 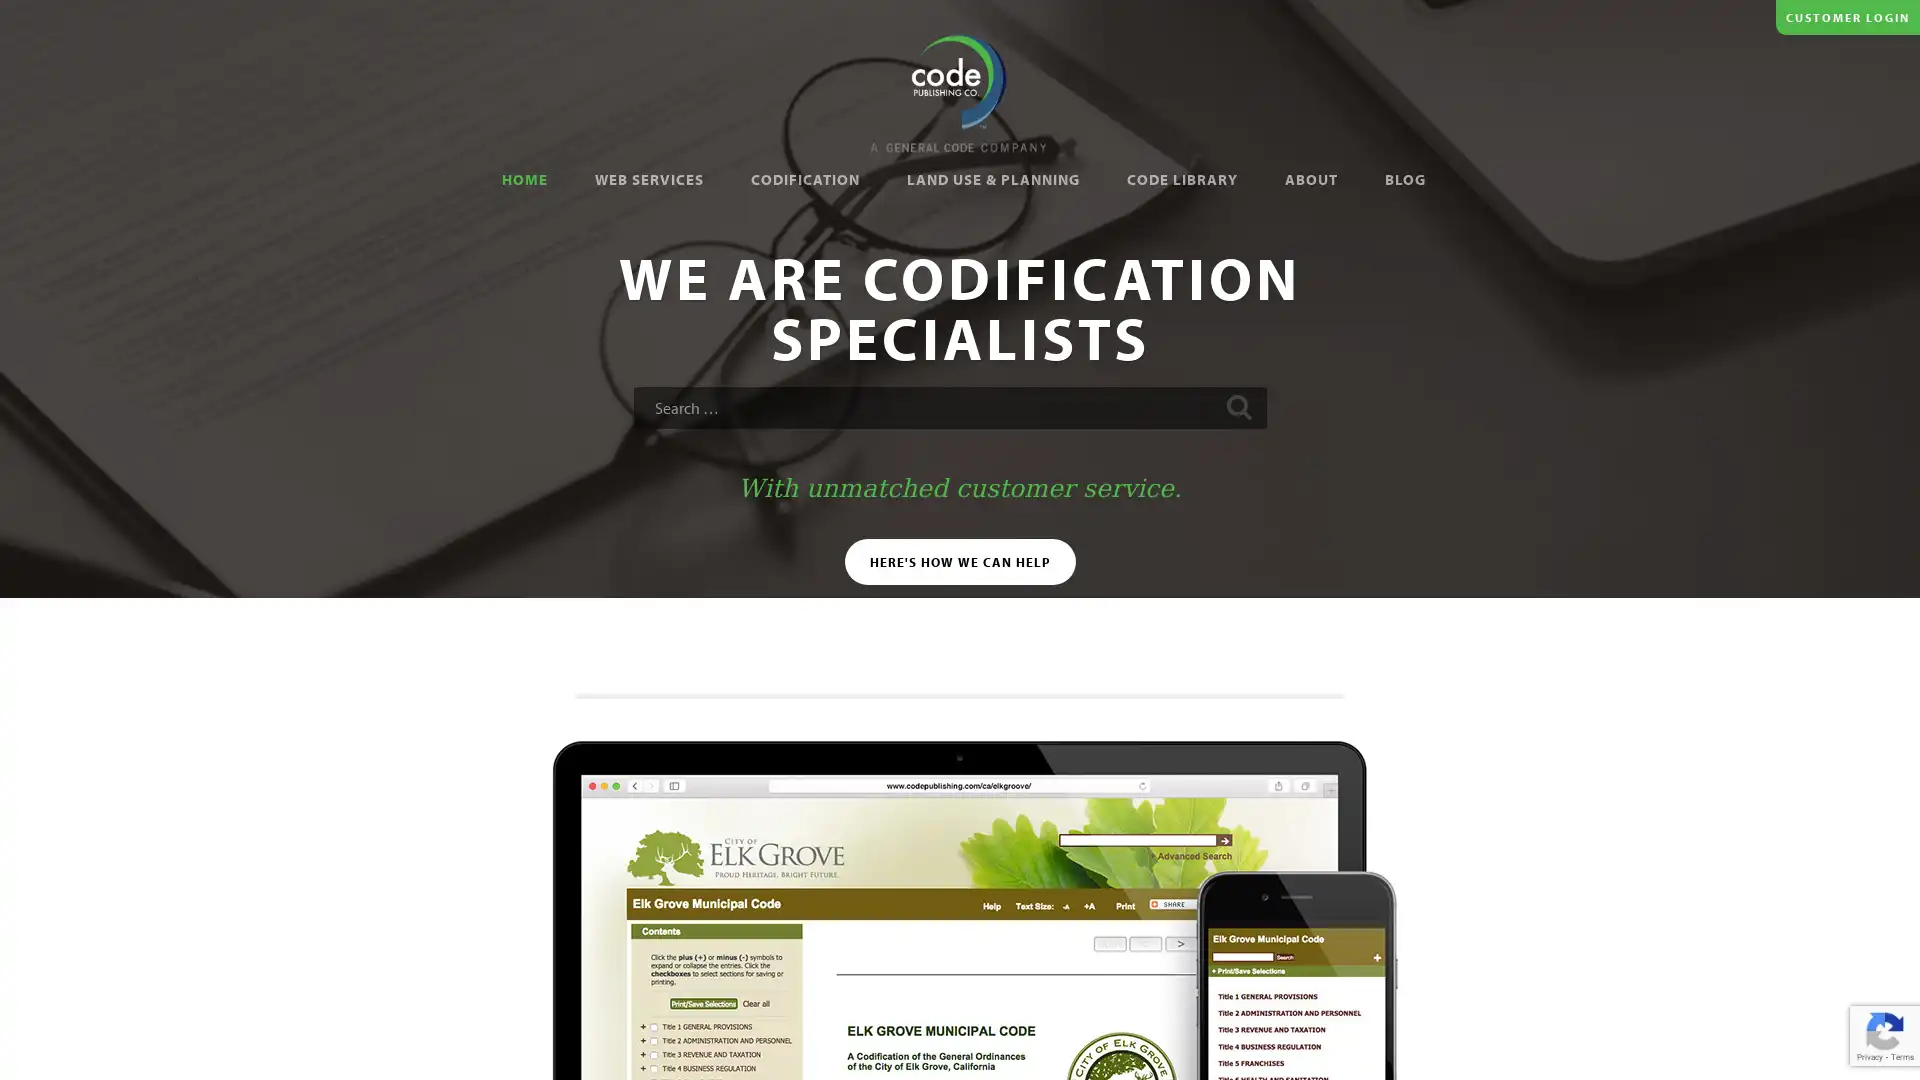 What do you see at coordinates (1237, 407) in the screenshot?
I see `Search` at bounding box center [1237, 407].